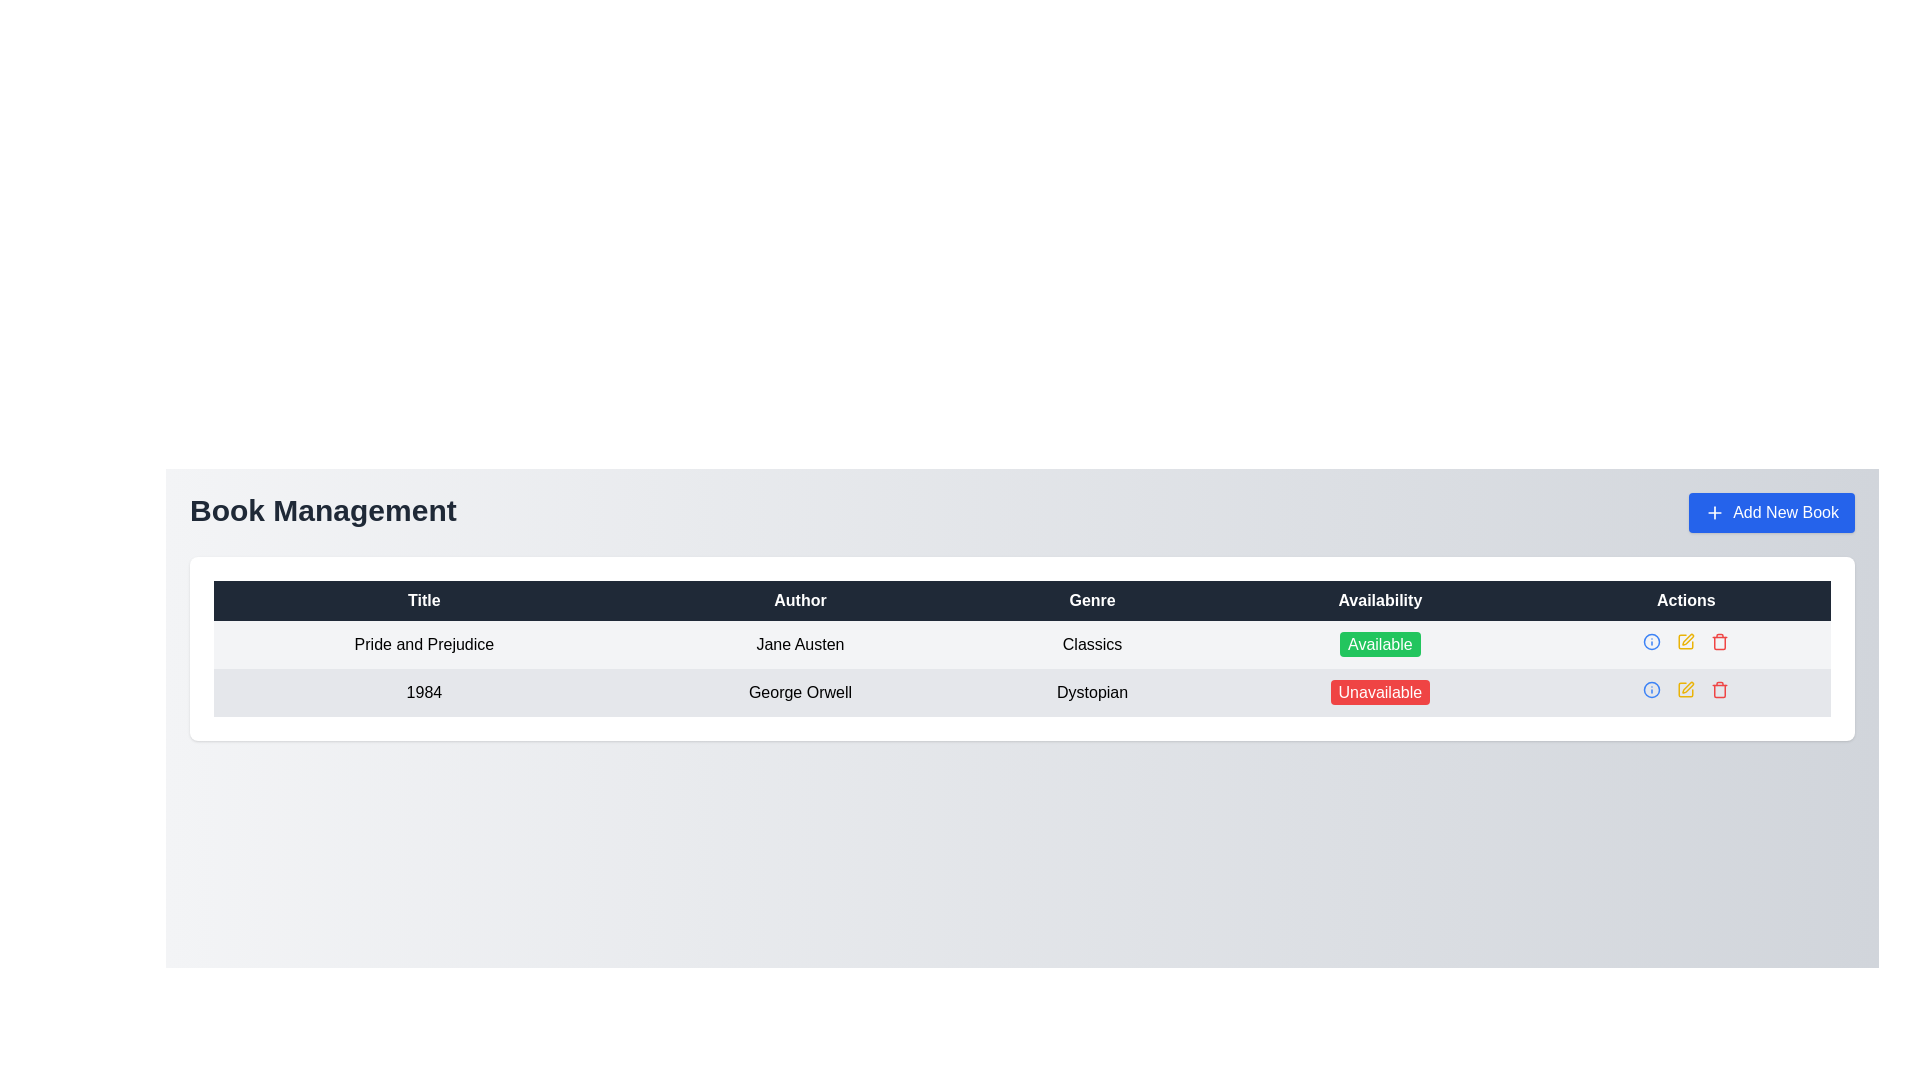 The width and height of the screenshot is (1920, 1080). Describe the element at coordinates (1091, 692) in the screenshot. I see `the text label 'Dystopian' in the third cell of the second row under the 'Genre' column` at that location.